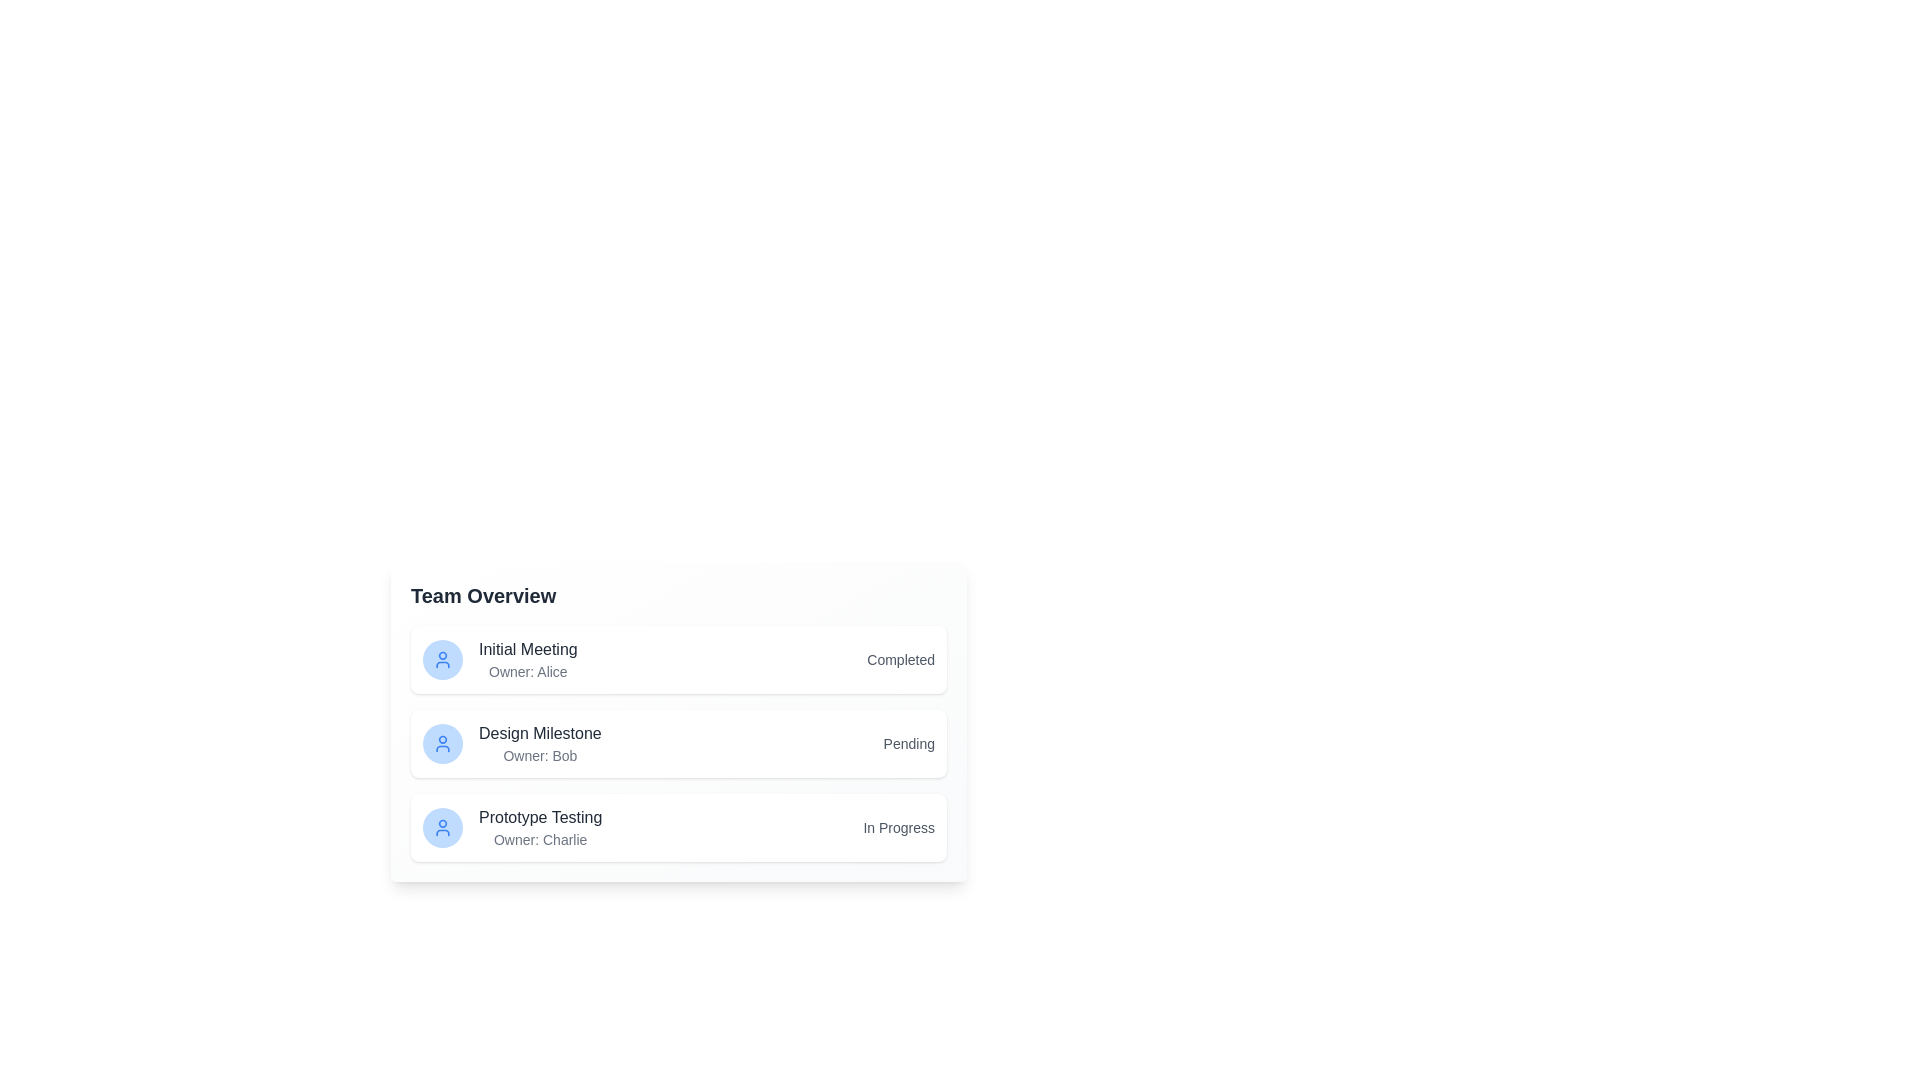 This screenshot has height=1080, width=1920. I want to click on the task item in the 'Team Overview' list that shows the title and owner's name, so click(512, 828).